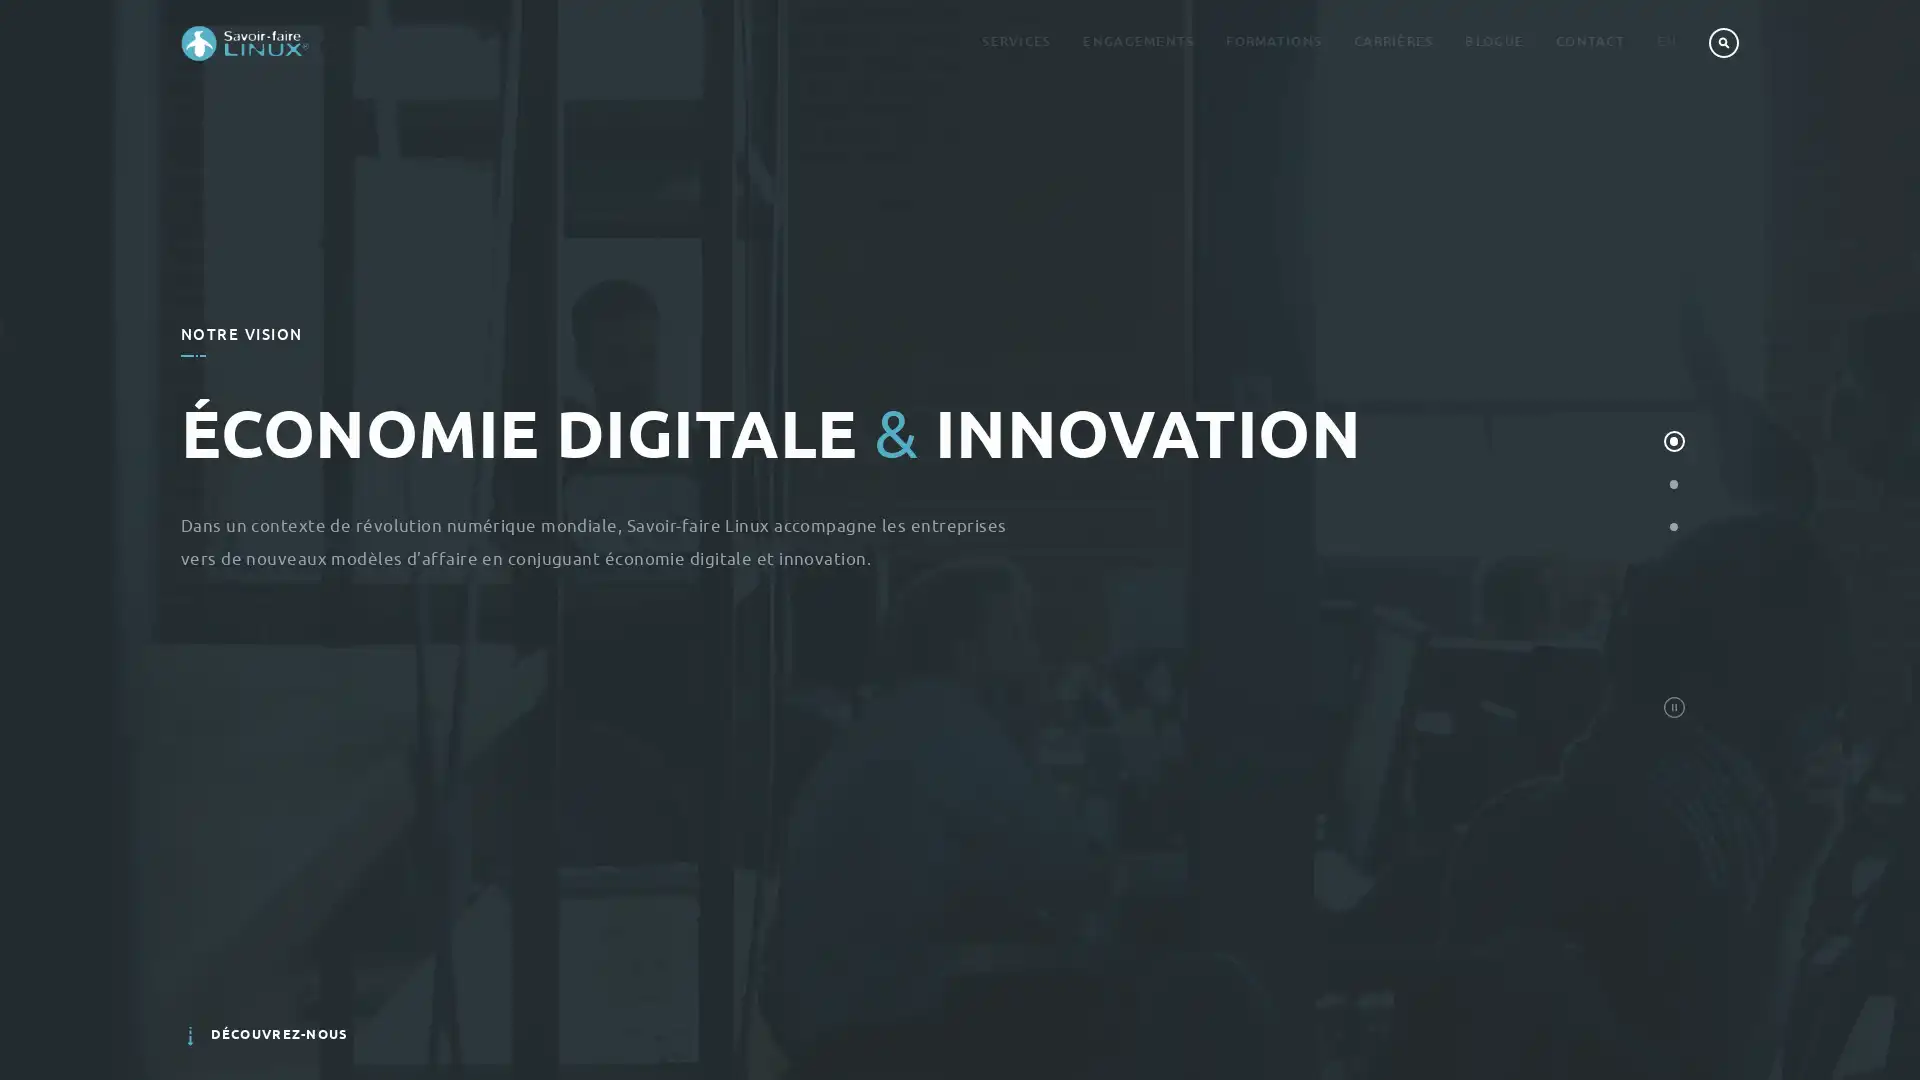 Image resolution: width=1920 pixels, height=1080 pixels. I want to click on STOP_START_SLIDESHOW_LABEL, so click(1673, 705).